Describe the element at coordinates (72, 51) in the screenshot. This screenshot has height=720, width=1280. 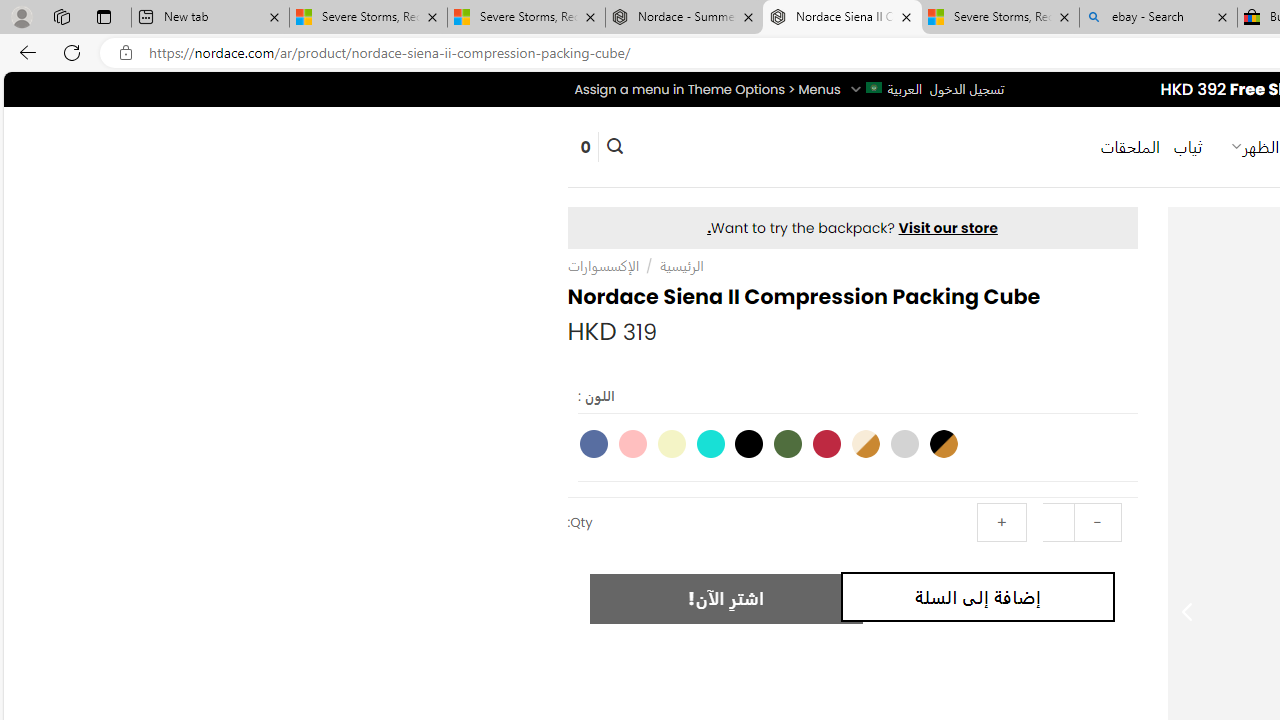
I see `'Refresh'` at that location.